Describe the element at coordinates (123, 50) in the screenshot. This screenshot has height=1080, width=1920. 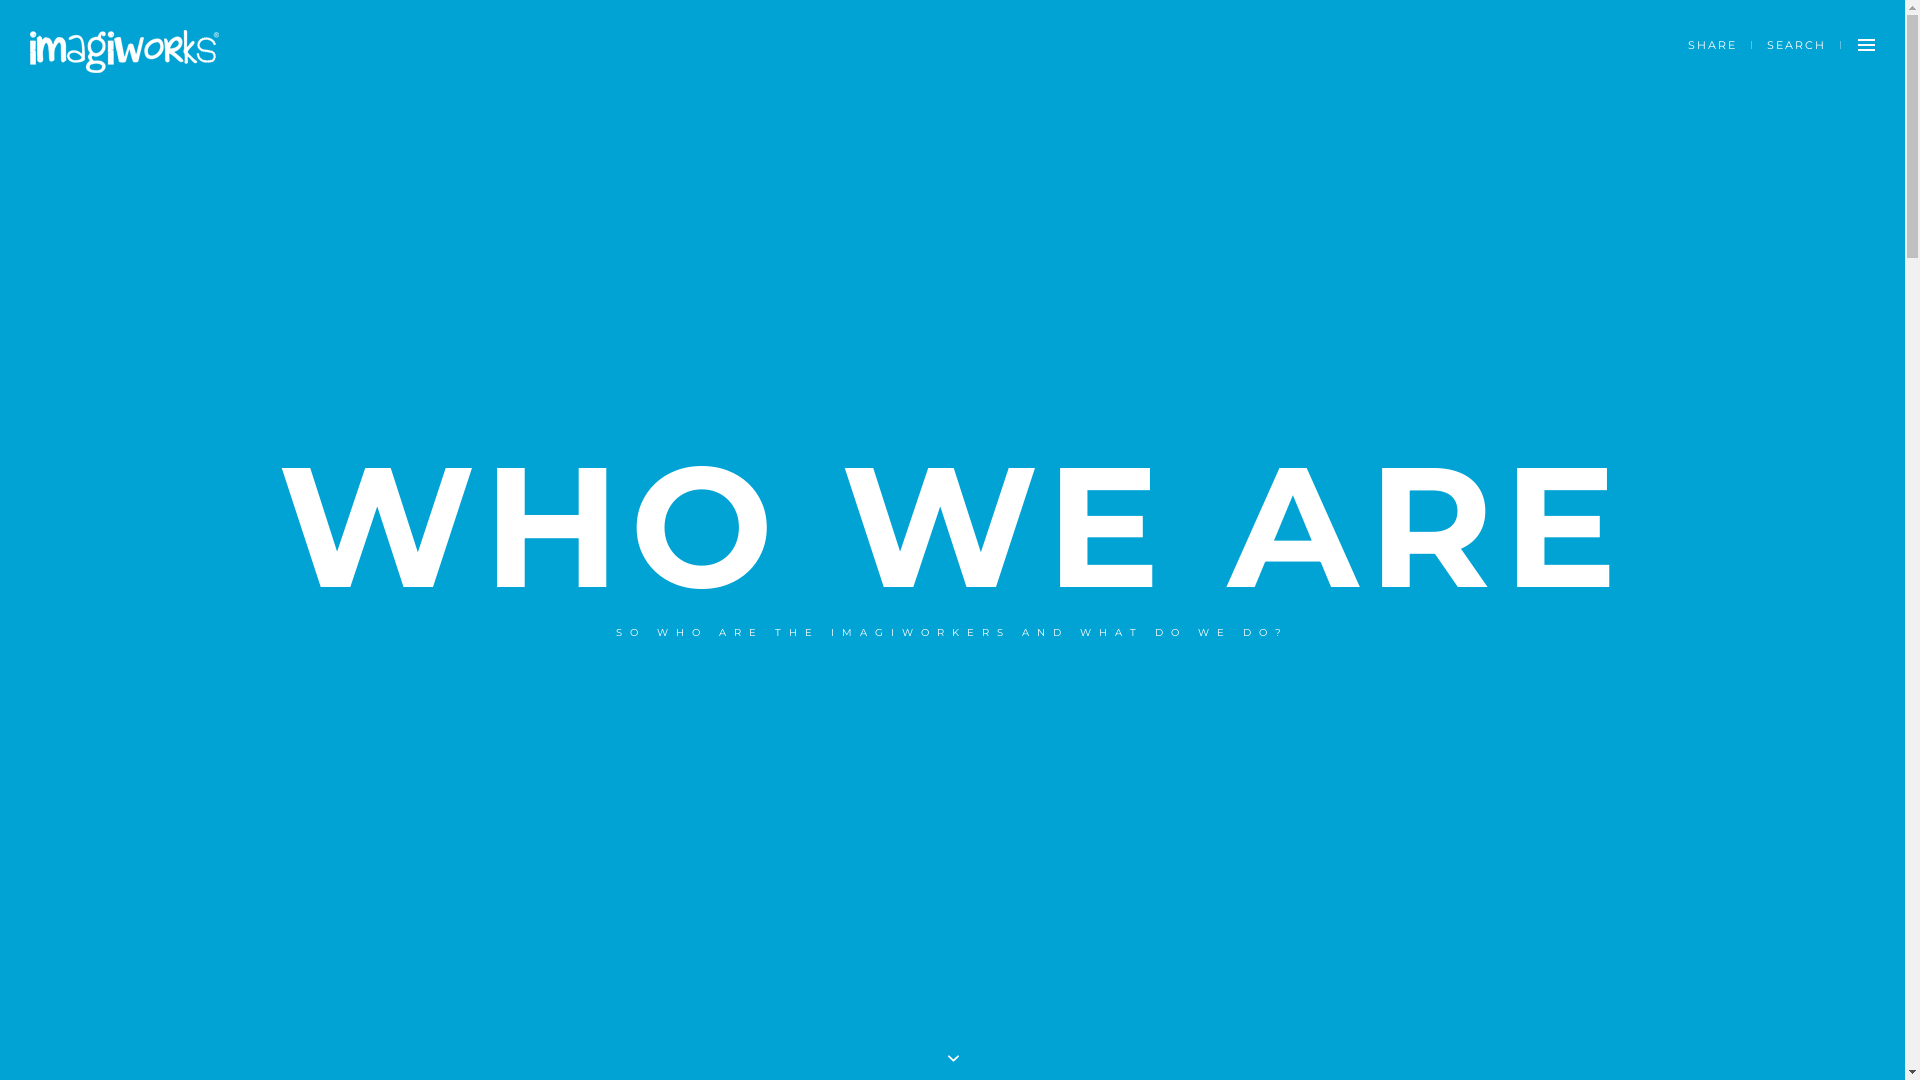
I see `'ImagiWorks'` at that location.